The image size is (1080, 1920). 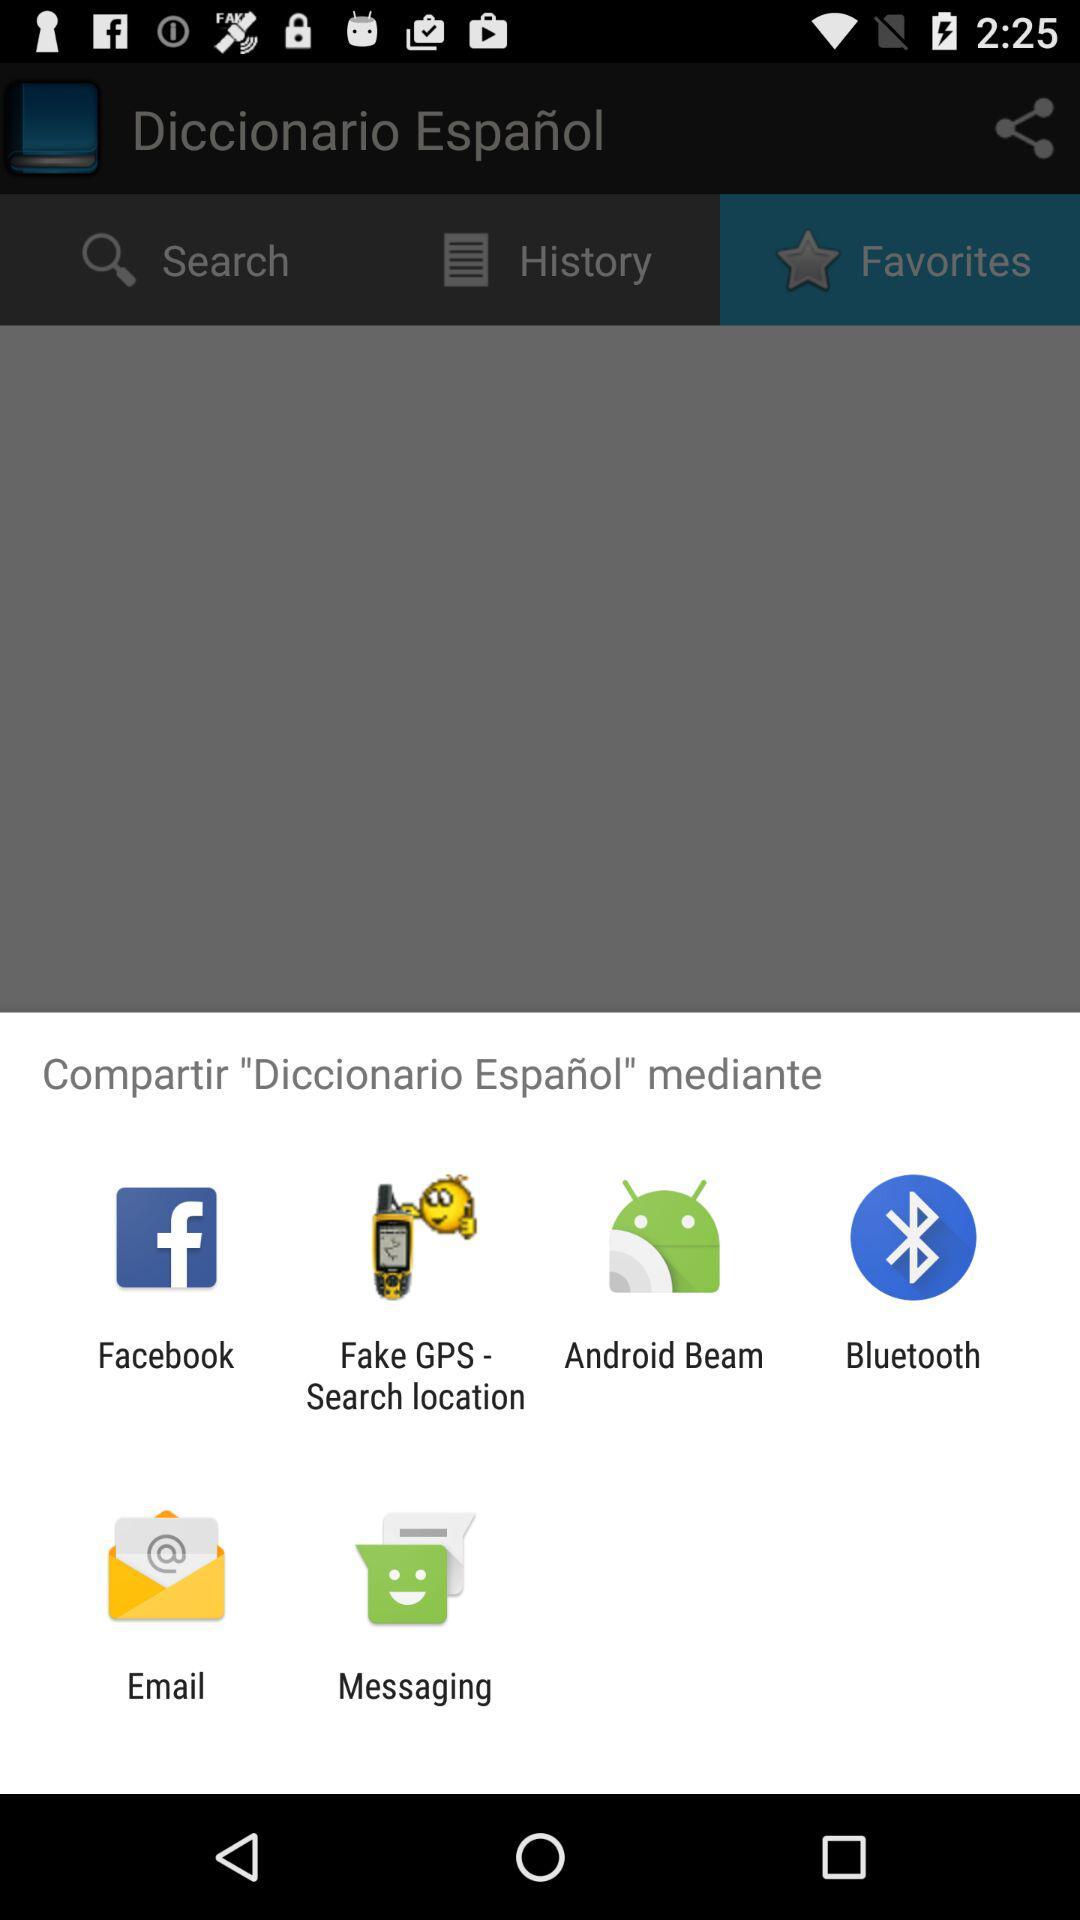 What do you see at coordinates (165, 1705) in the screenshot?
I see `item next to messaging app` at bounding box center [165, 1705].